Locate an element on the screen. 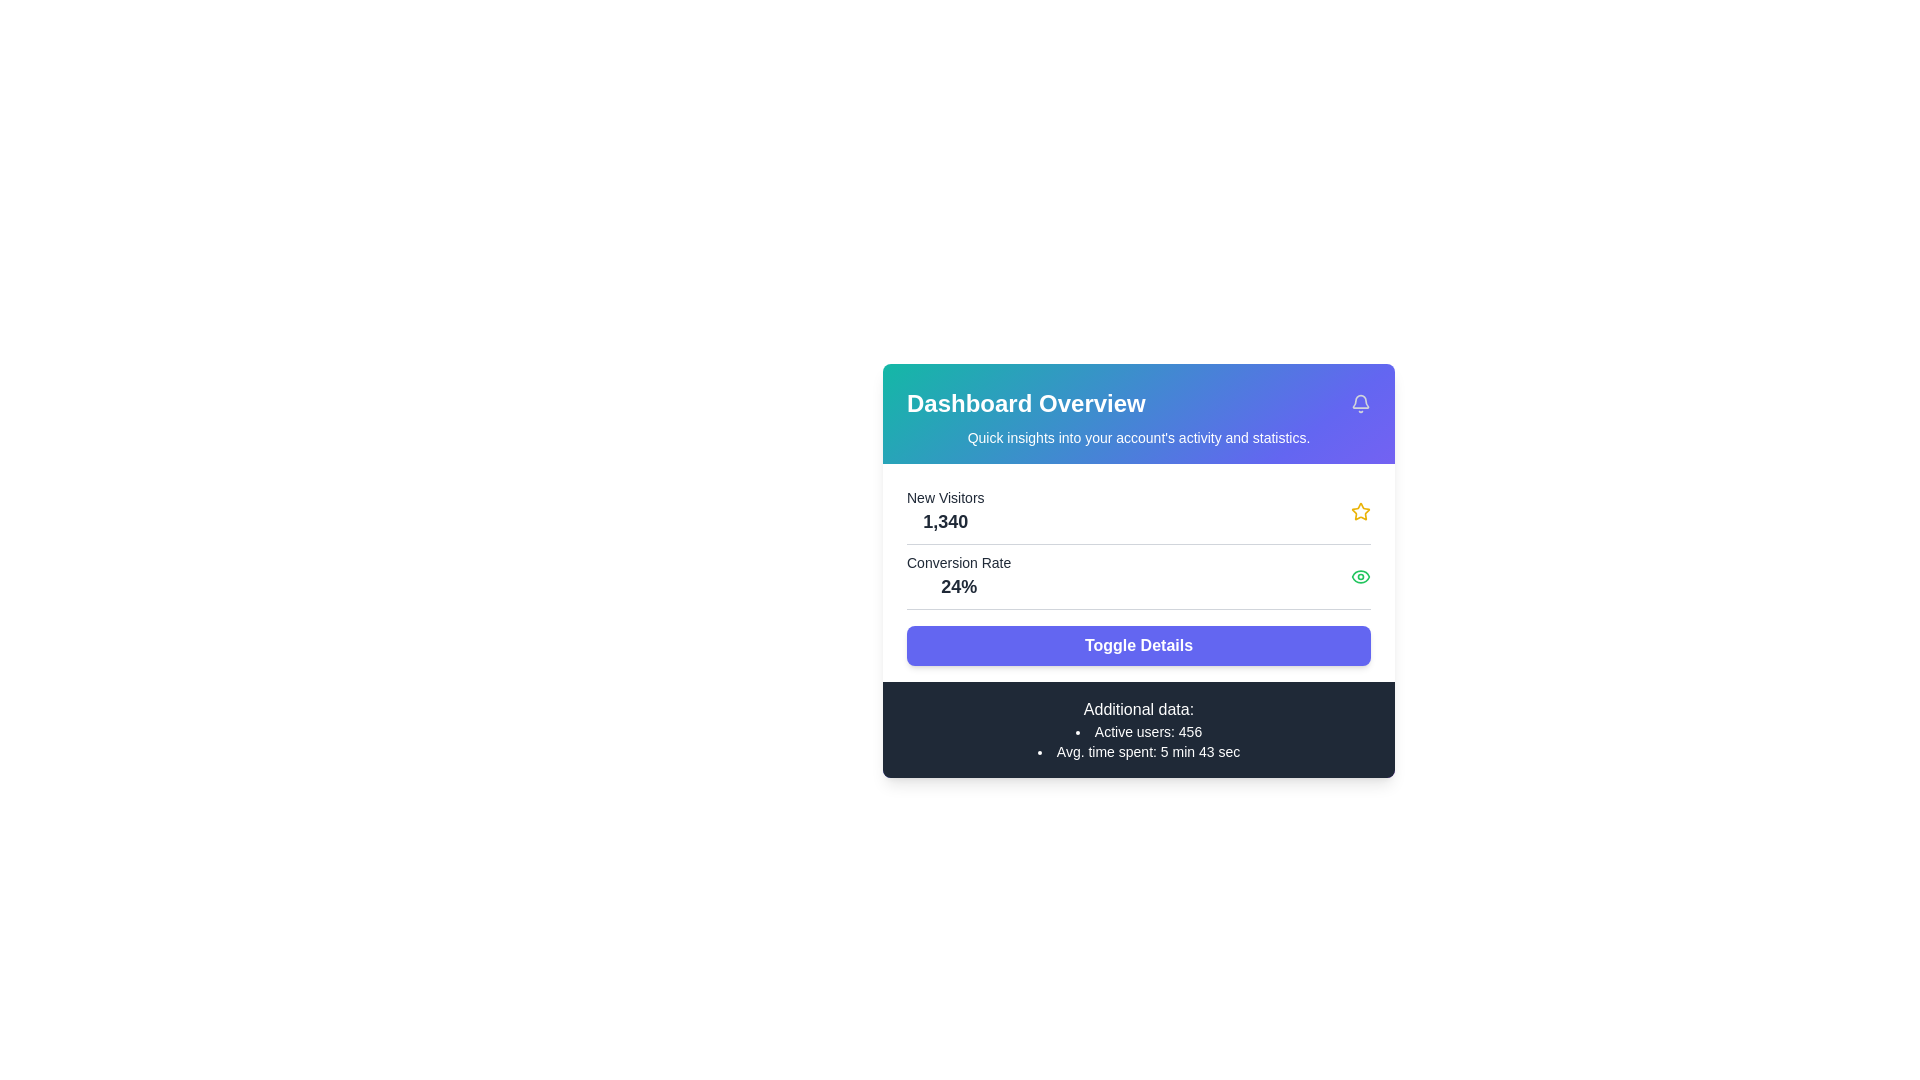  the star icon button in the top-right corner of the 'Dashboard Overview' card to favorite the item is located at coordinates (1359, 509).